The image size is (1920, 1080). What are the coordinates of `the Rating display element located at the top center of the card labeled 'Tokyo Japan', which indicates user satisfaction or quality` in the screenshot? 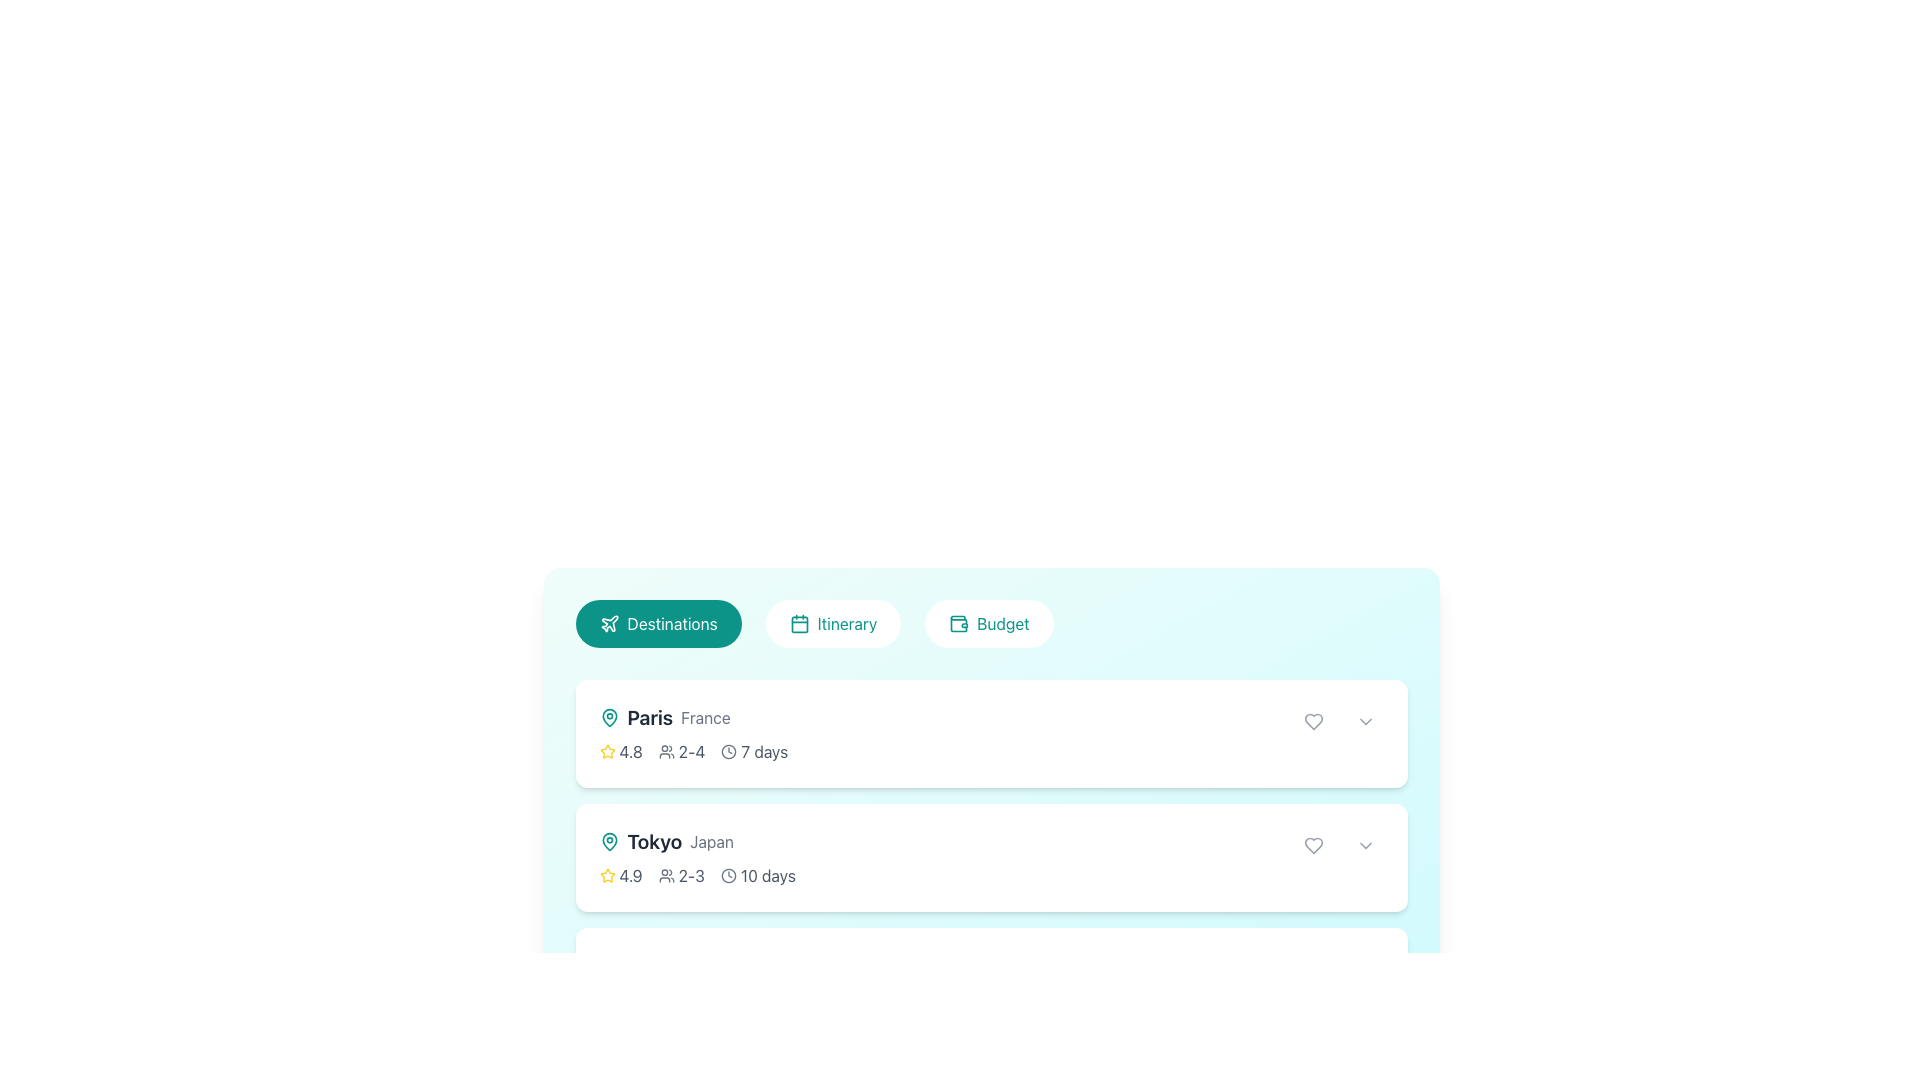 It's located at (620, 874).